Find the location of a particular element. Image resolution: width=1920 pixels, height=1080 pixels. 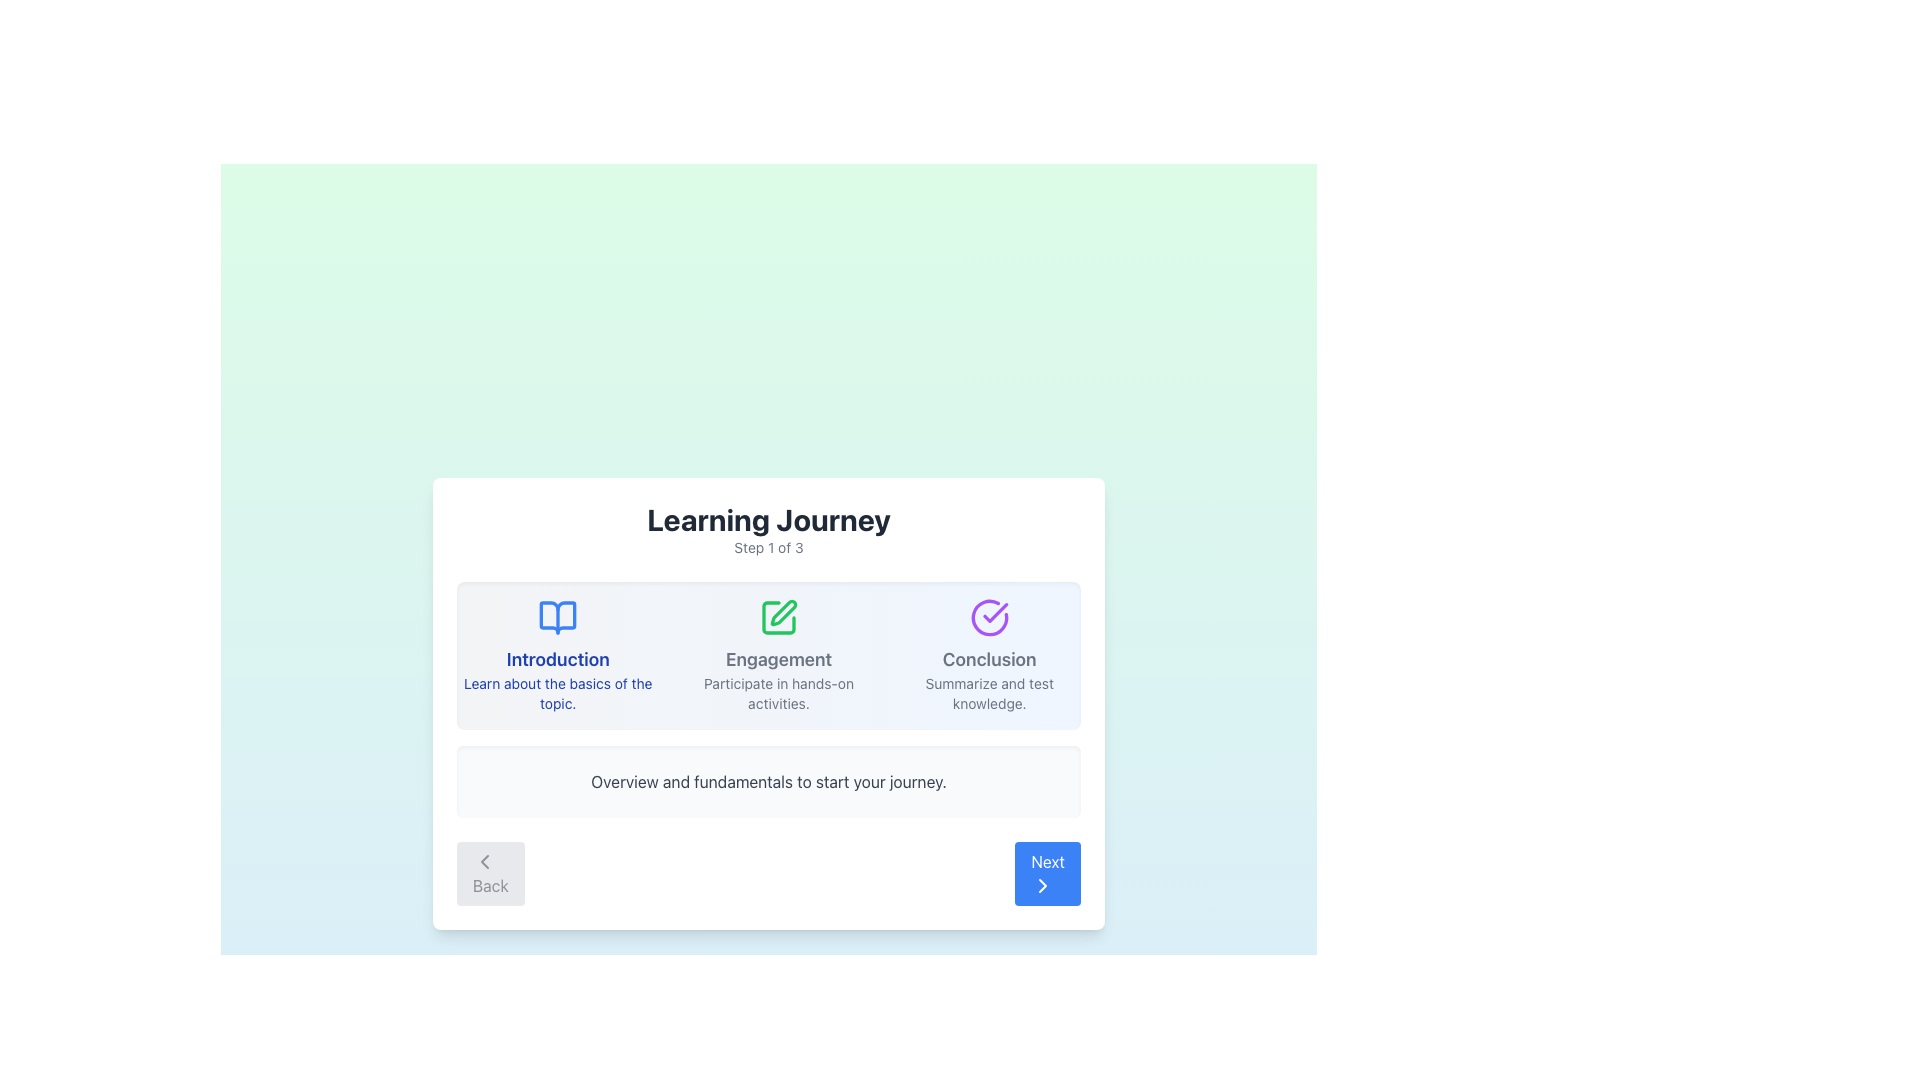

the second button located at the far-right side of the bottom navigation bar to make it actionable for keyboard navigation is located at coordinates (1047, 873).